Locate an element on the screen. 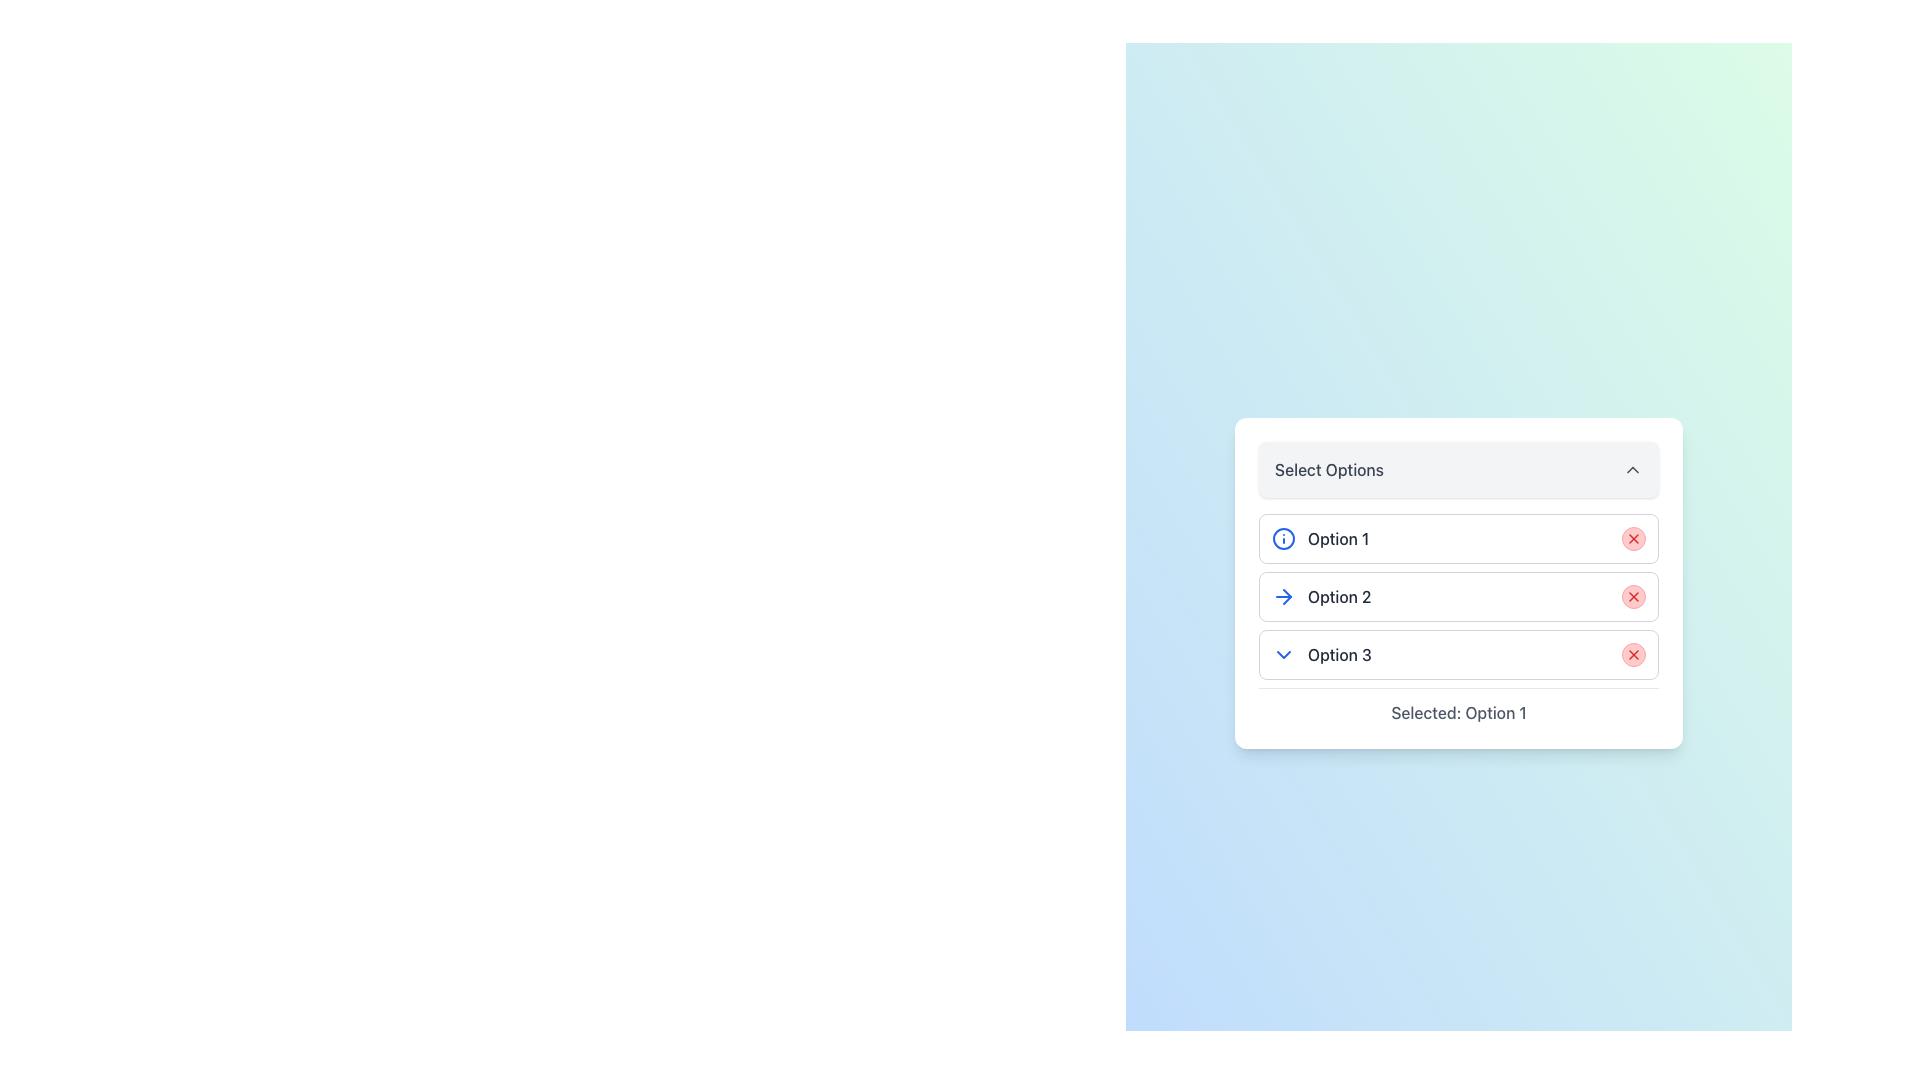 The image size is (1920, 1080). the third item in a vertical selectable list is located at coordinates (1321, 654).